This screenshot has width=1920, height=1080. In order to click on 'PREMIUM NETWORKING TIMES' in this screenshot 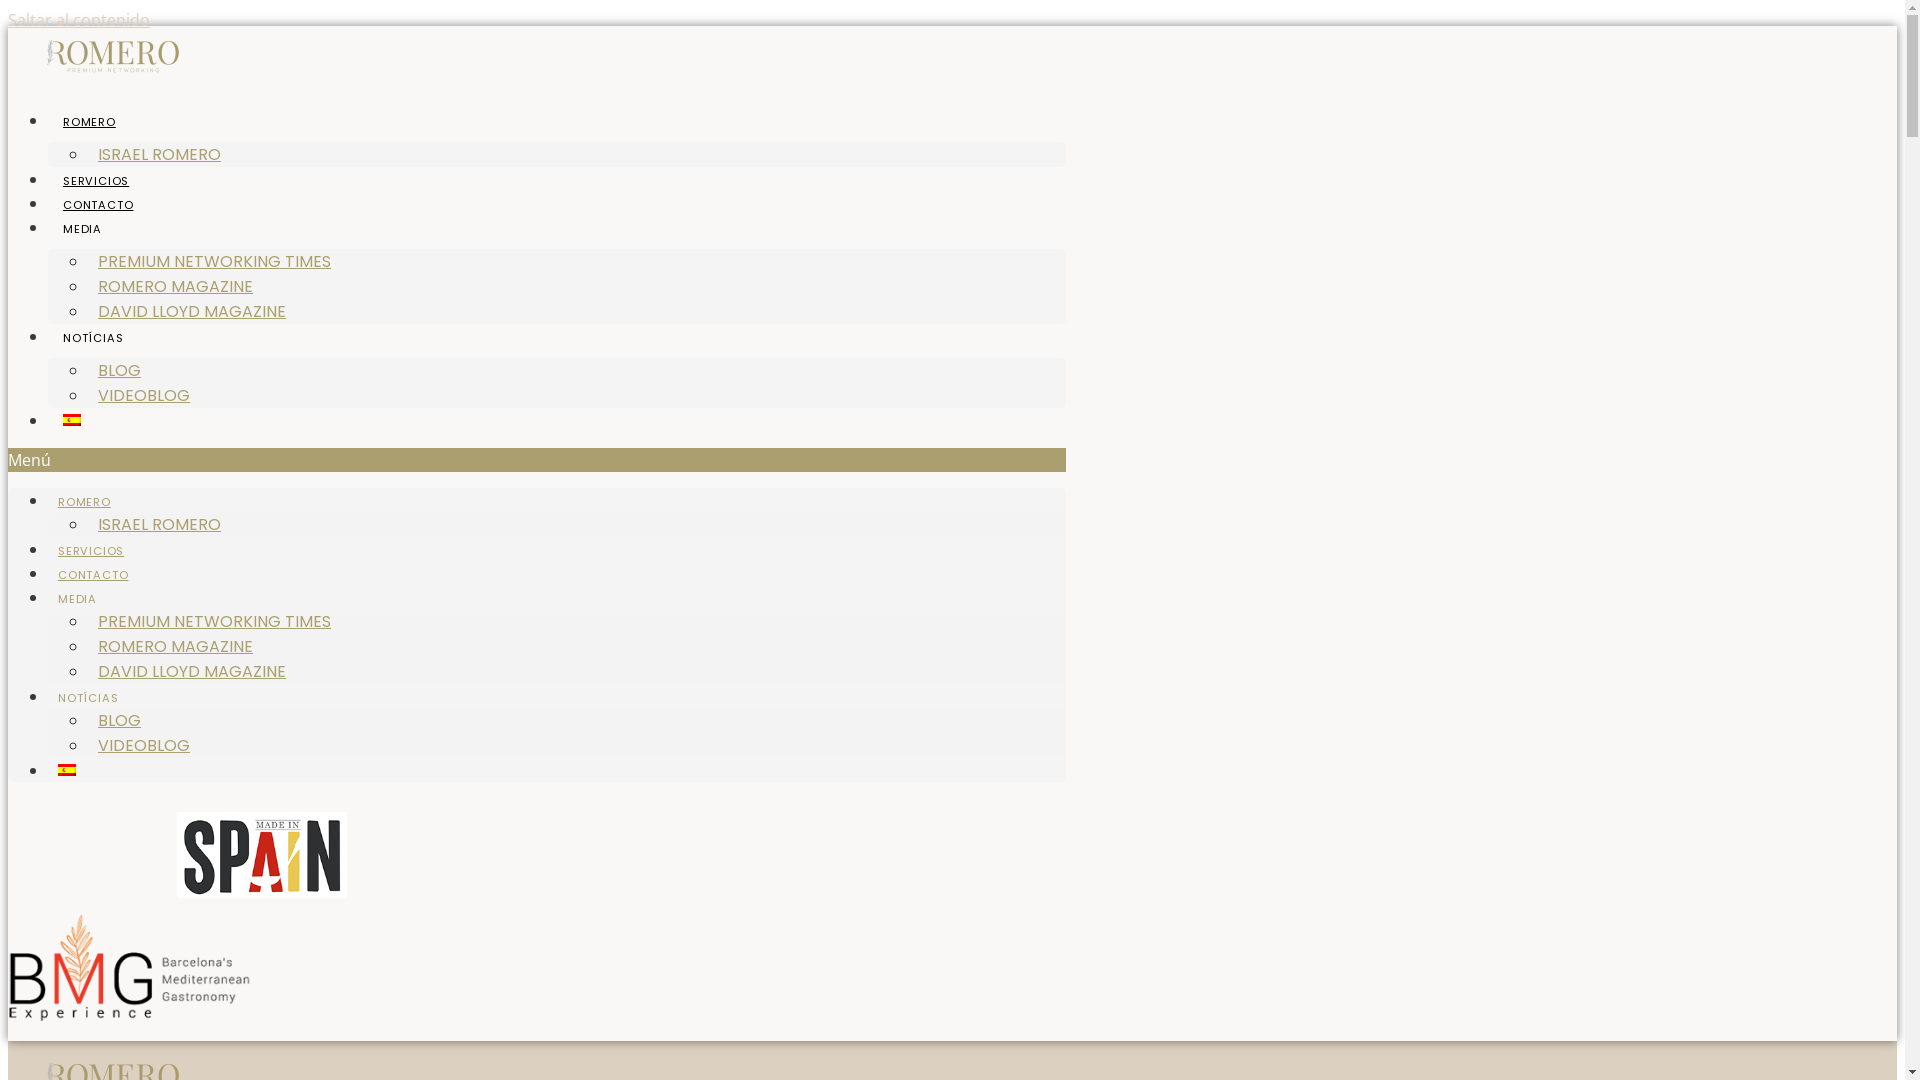, I will do `click(214, 620)`.